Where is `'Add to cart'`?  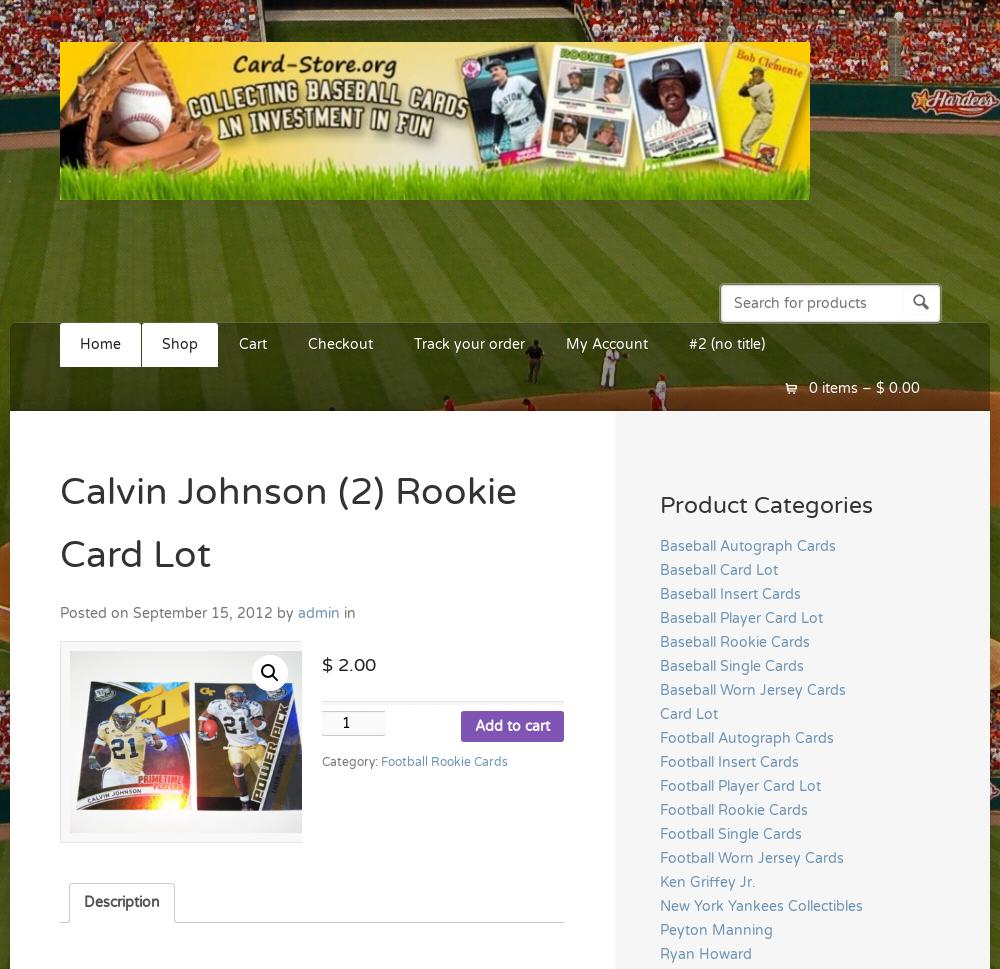
'Add to cart' is located at coordinates (474, 725).